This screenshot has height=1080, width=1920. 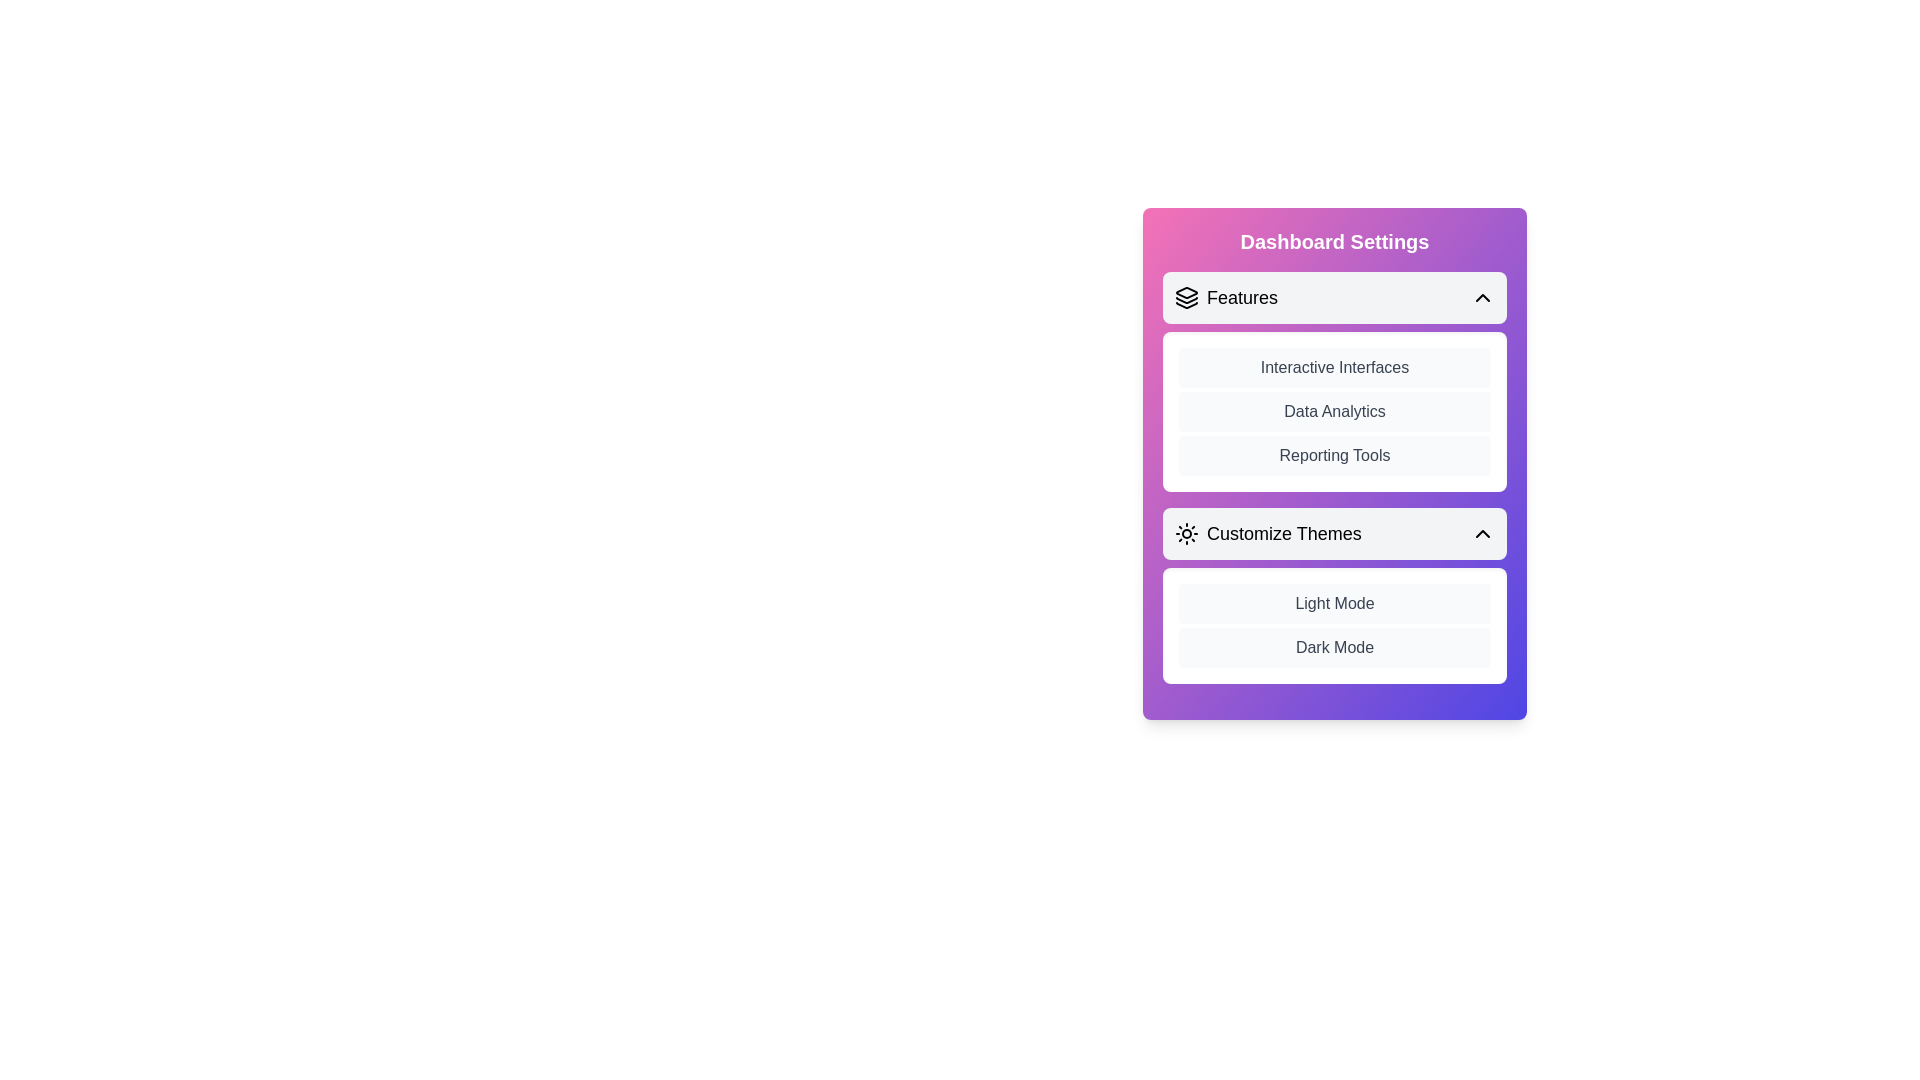 What do you see at coordinates (1334, 411) in the screenshot?
I see `the list item Data Analytics in the section Features` at bounding box center [1334, 411].